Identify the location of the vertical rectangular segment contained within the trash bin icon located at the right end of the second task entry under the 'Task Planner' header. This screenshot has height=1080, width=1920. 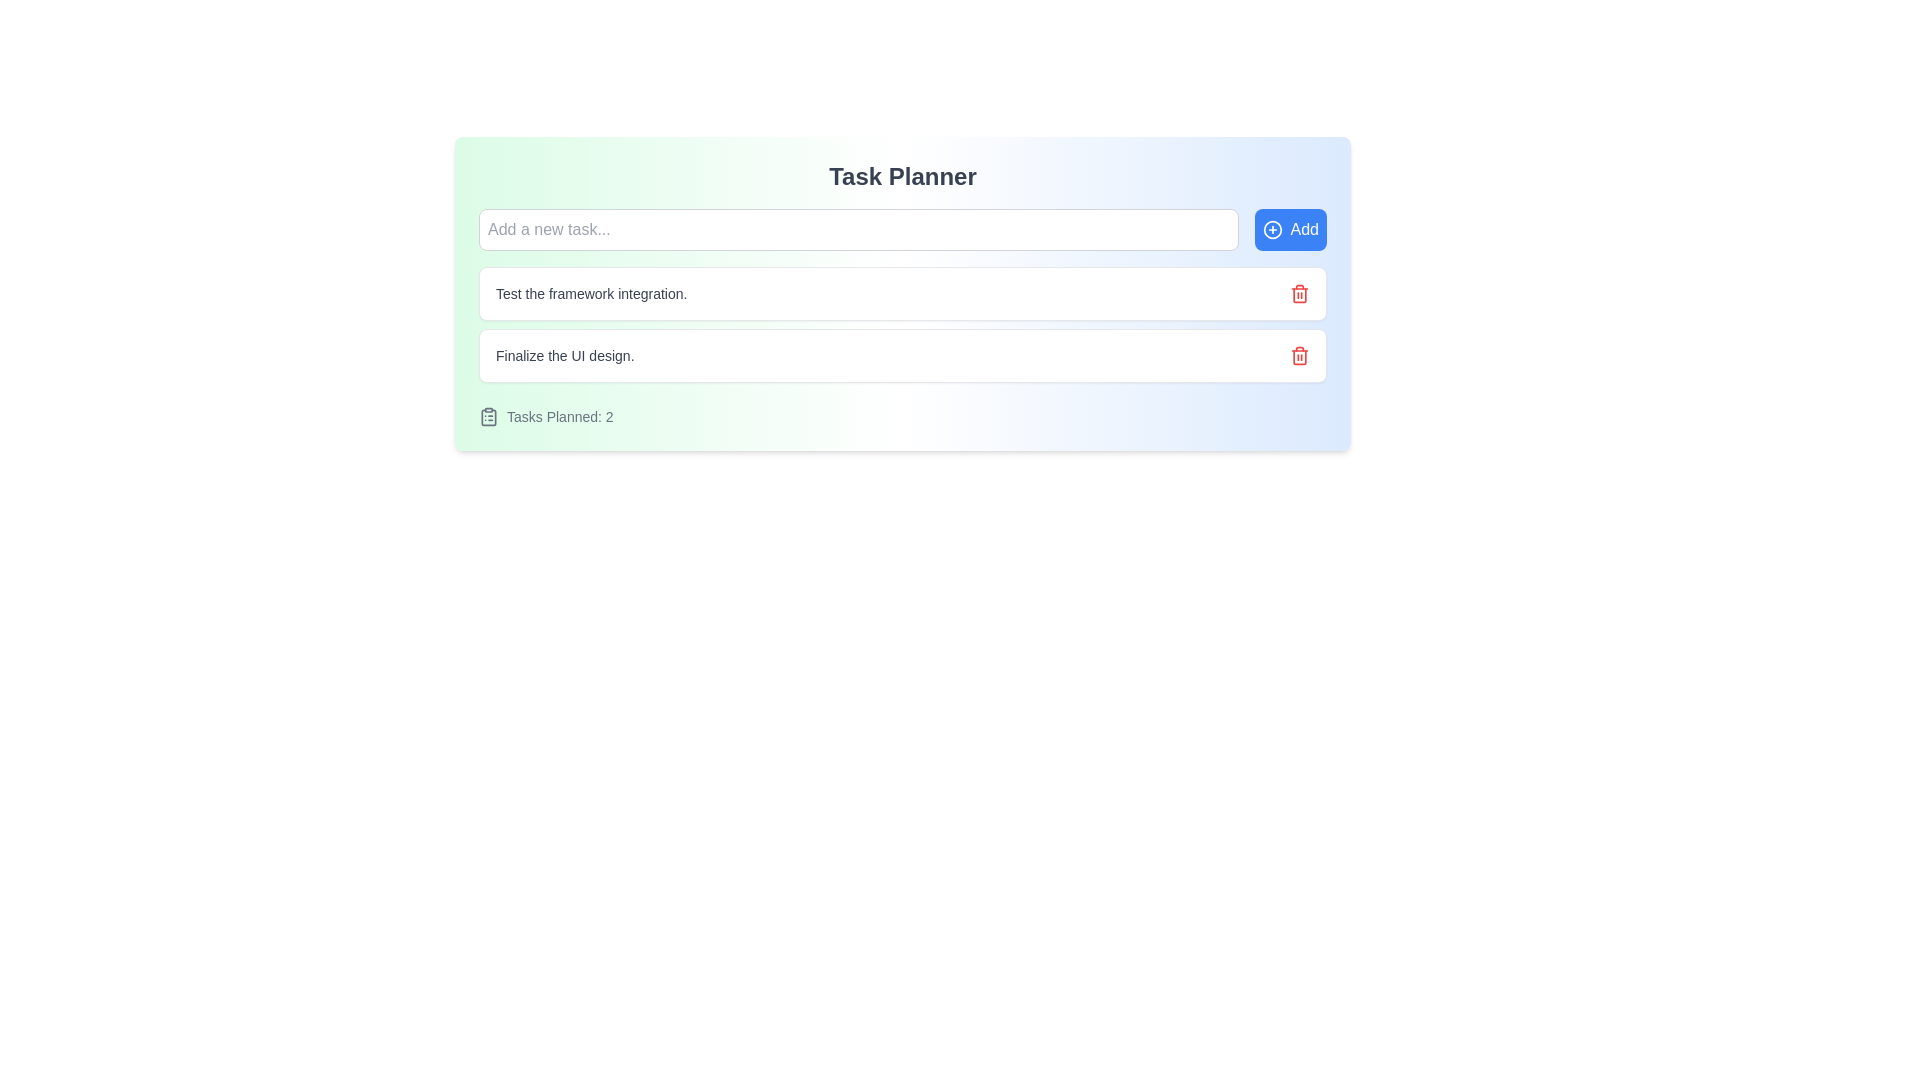
(1300, 294).